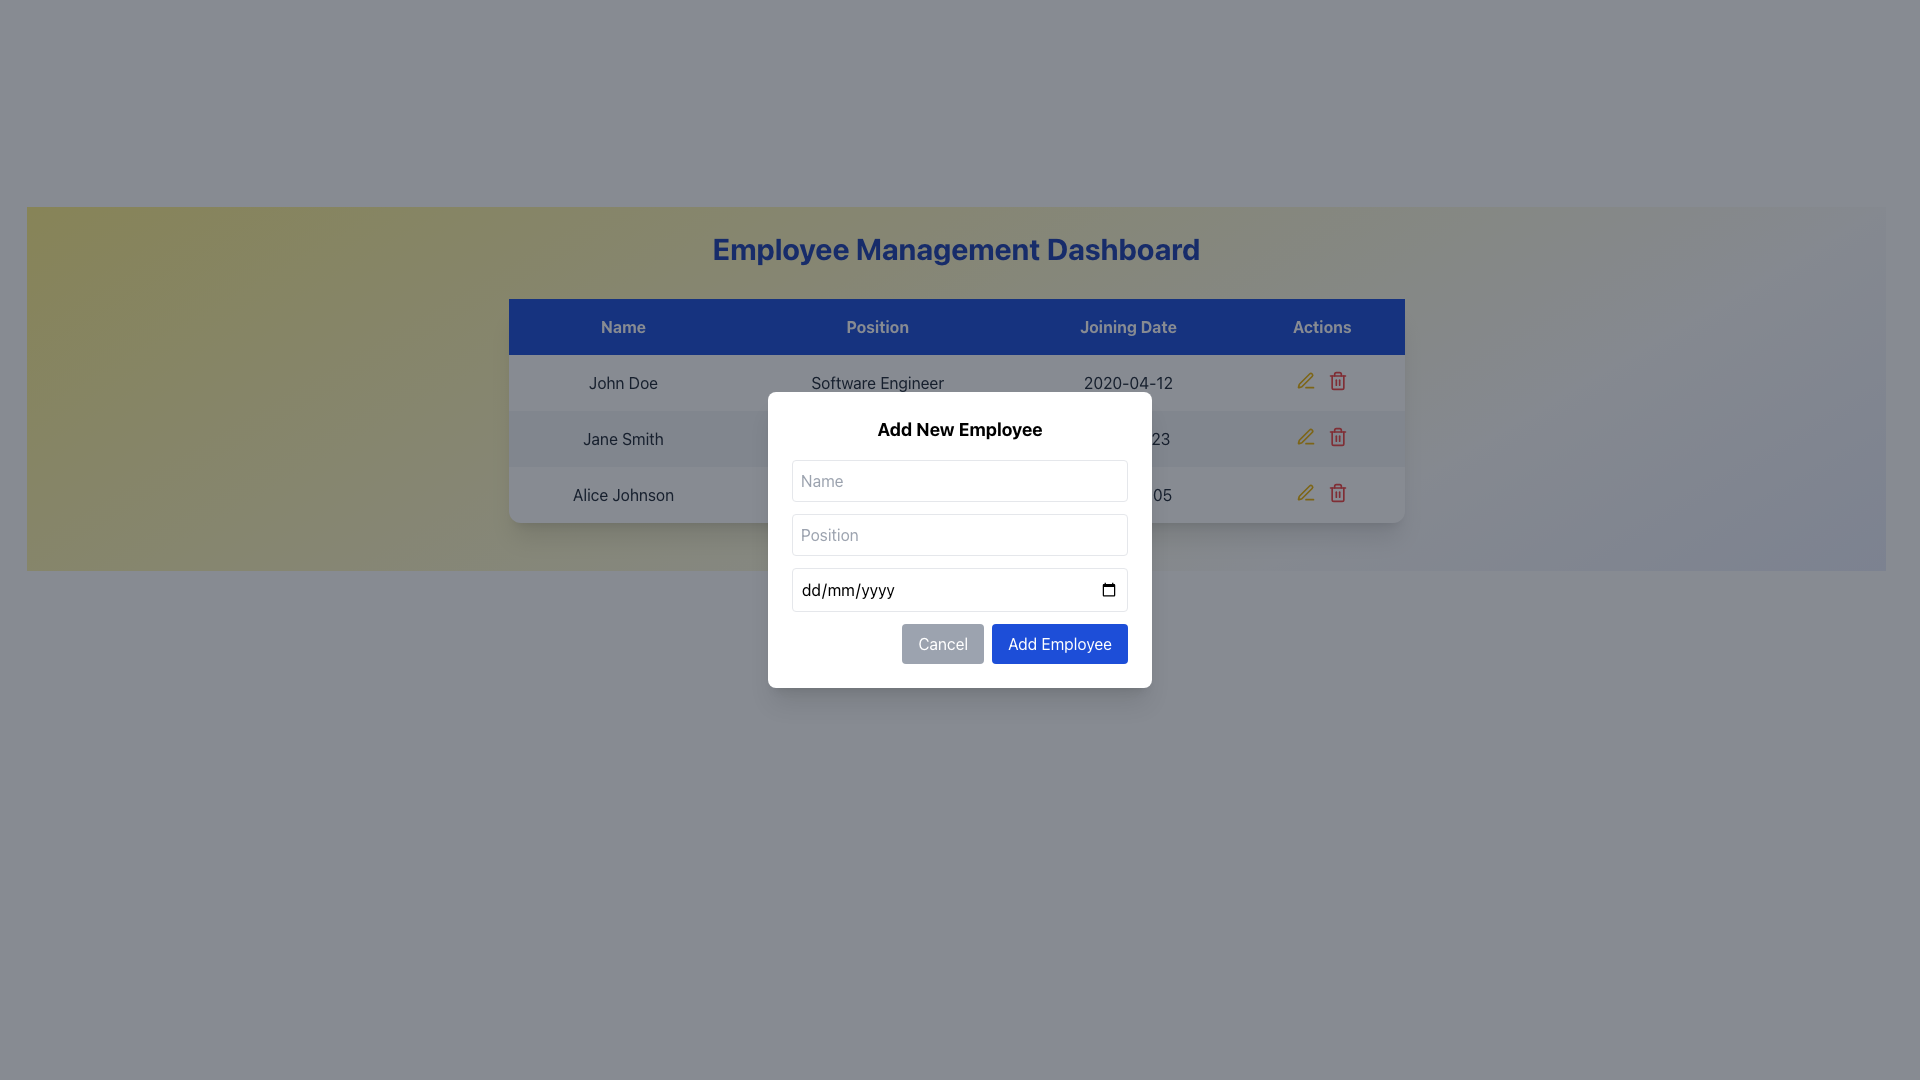  I want to click on the edit icon button located in the 'Actions' column of the first row in the table, next to employee 'John Doe', to initiate the edit action, so click(1306, 381).